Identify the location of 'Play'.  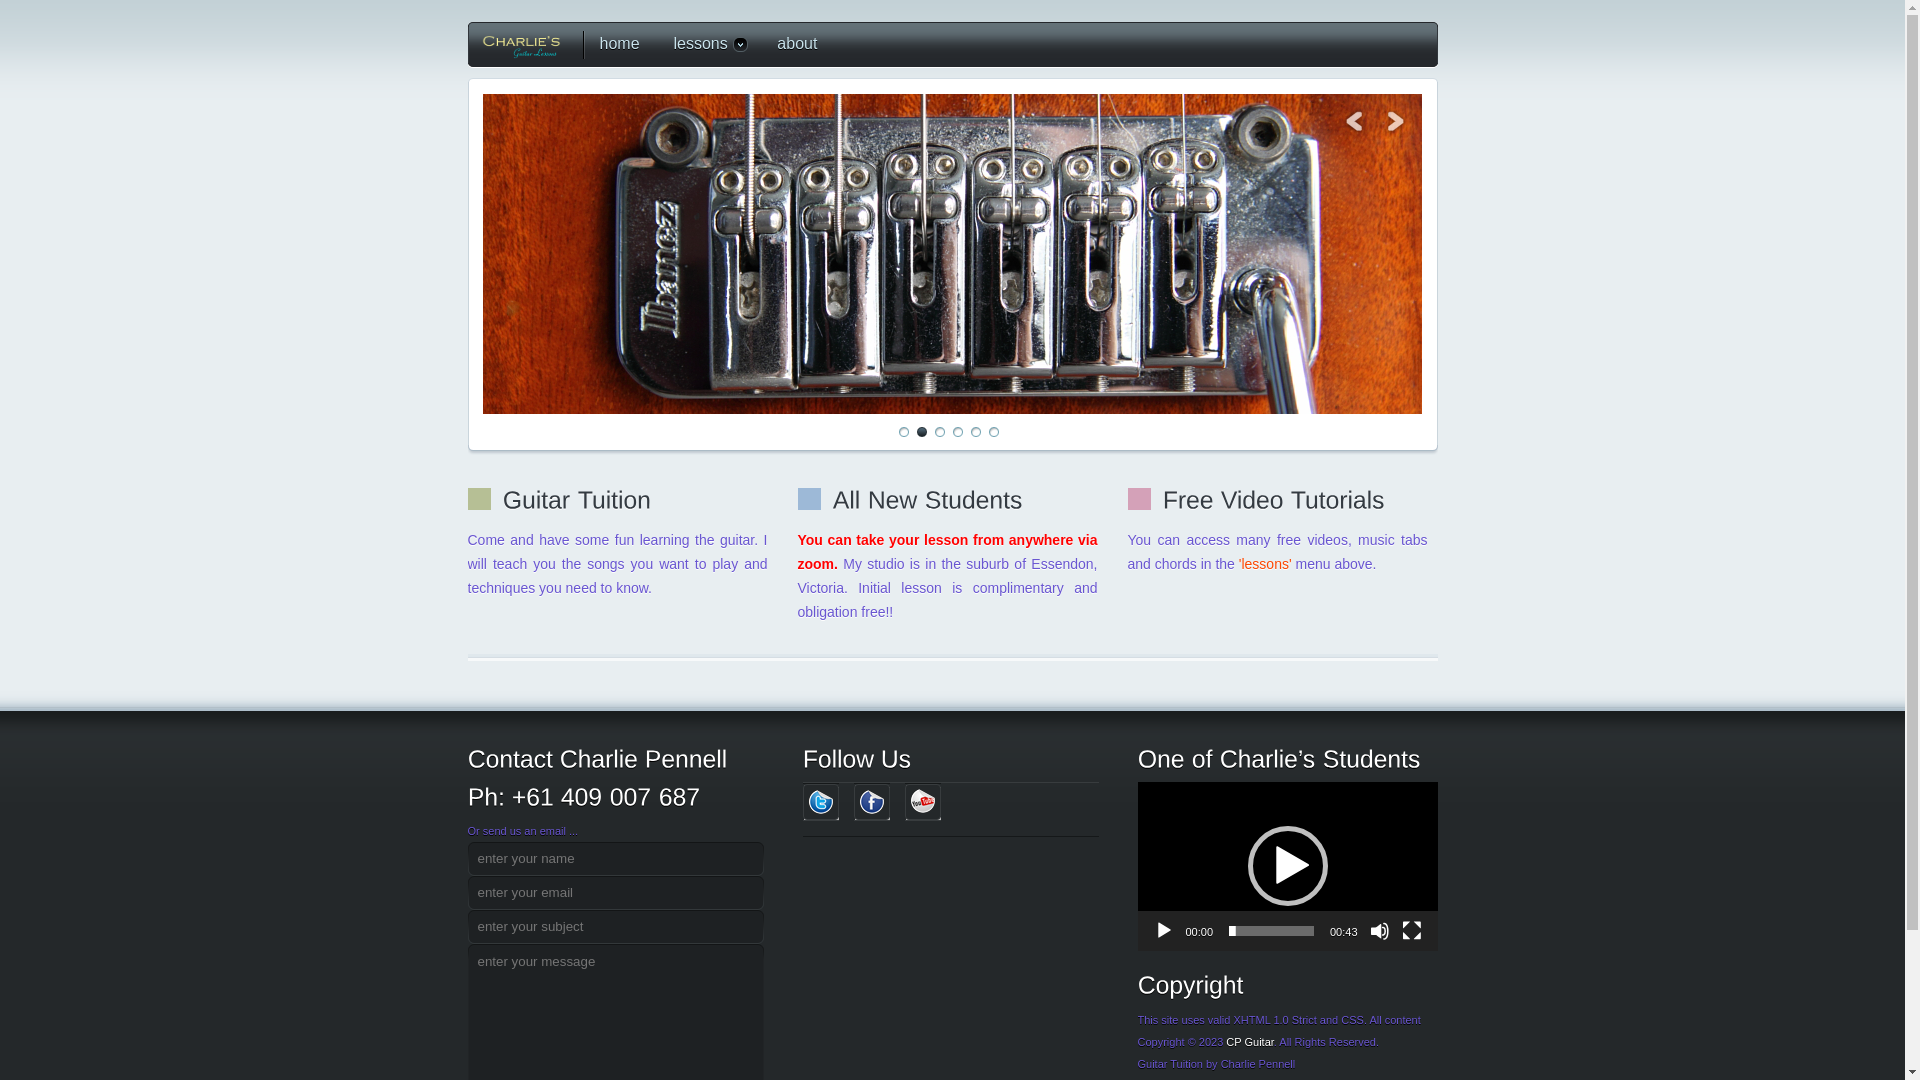
(1163, 930).